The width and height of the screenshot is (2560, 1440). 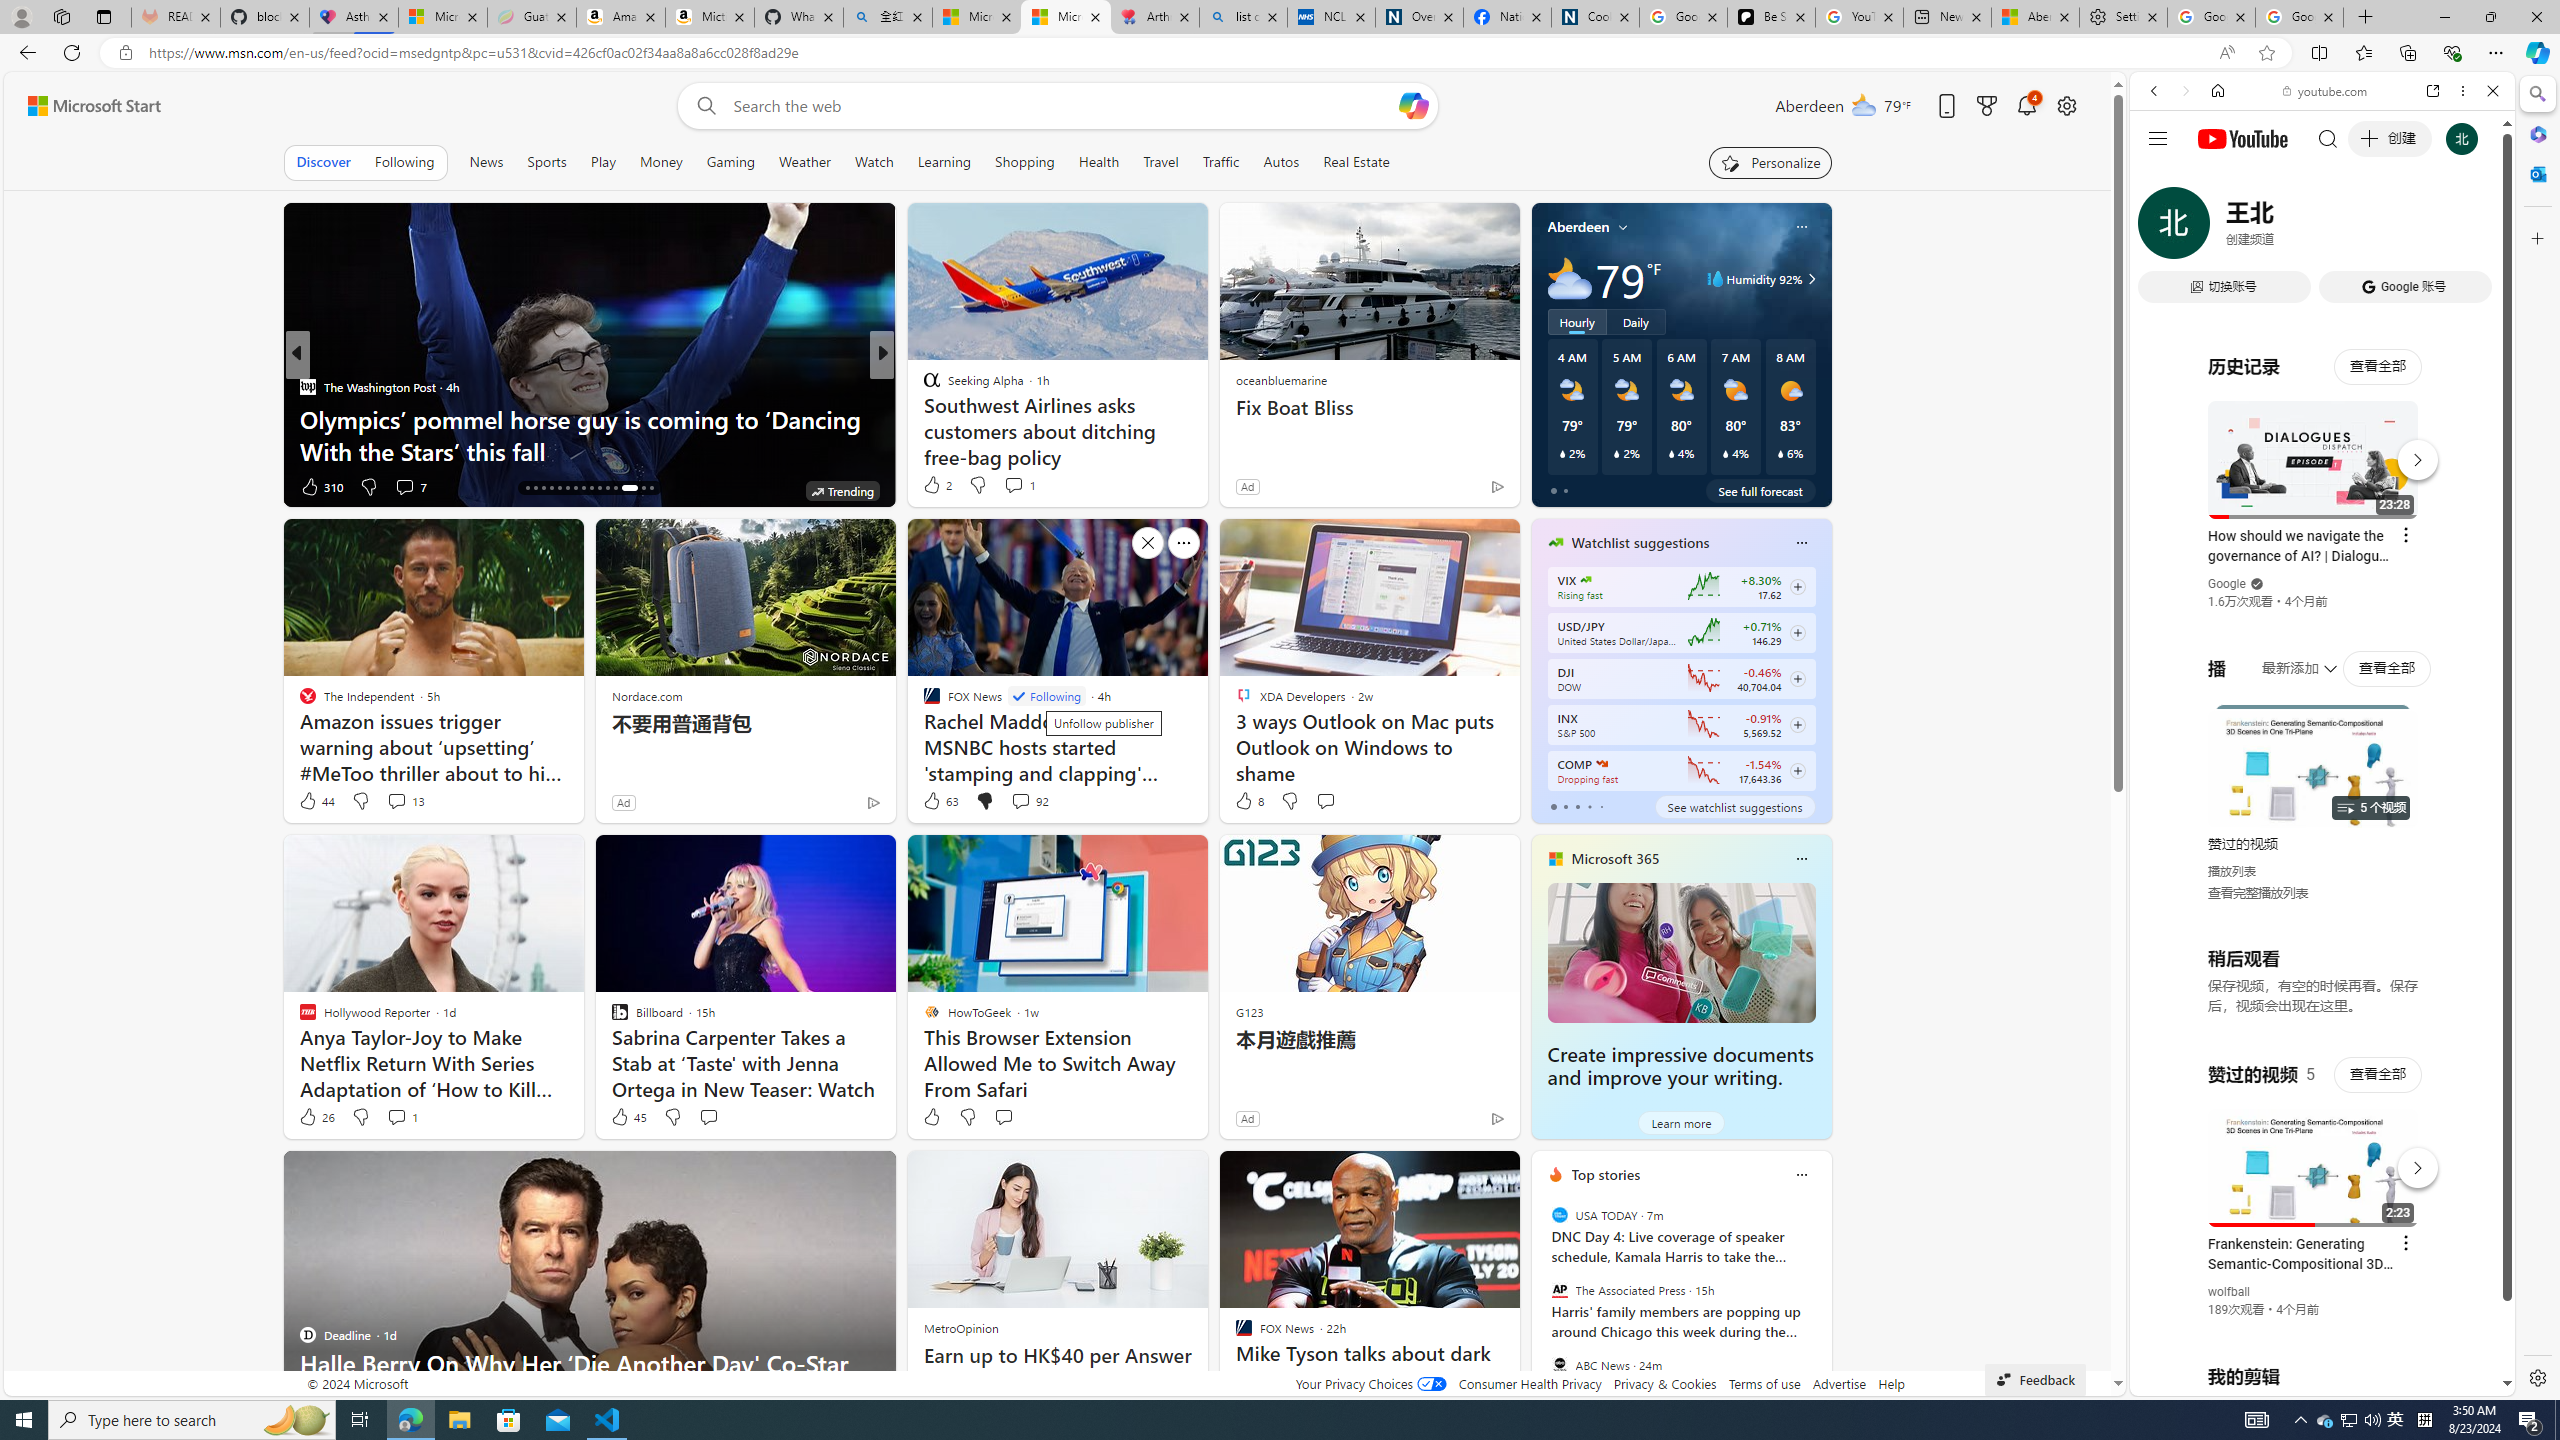 What do you see at coordinates (2535, 237) in the screenshot?
I see `'Close Customize pane'` at bounding box center [2535, 237].